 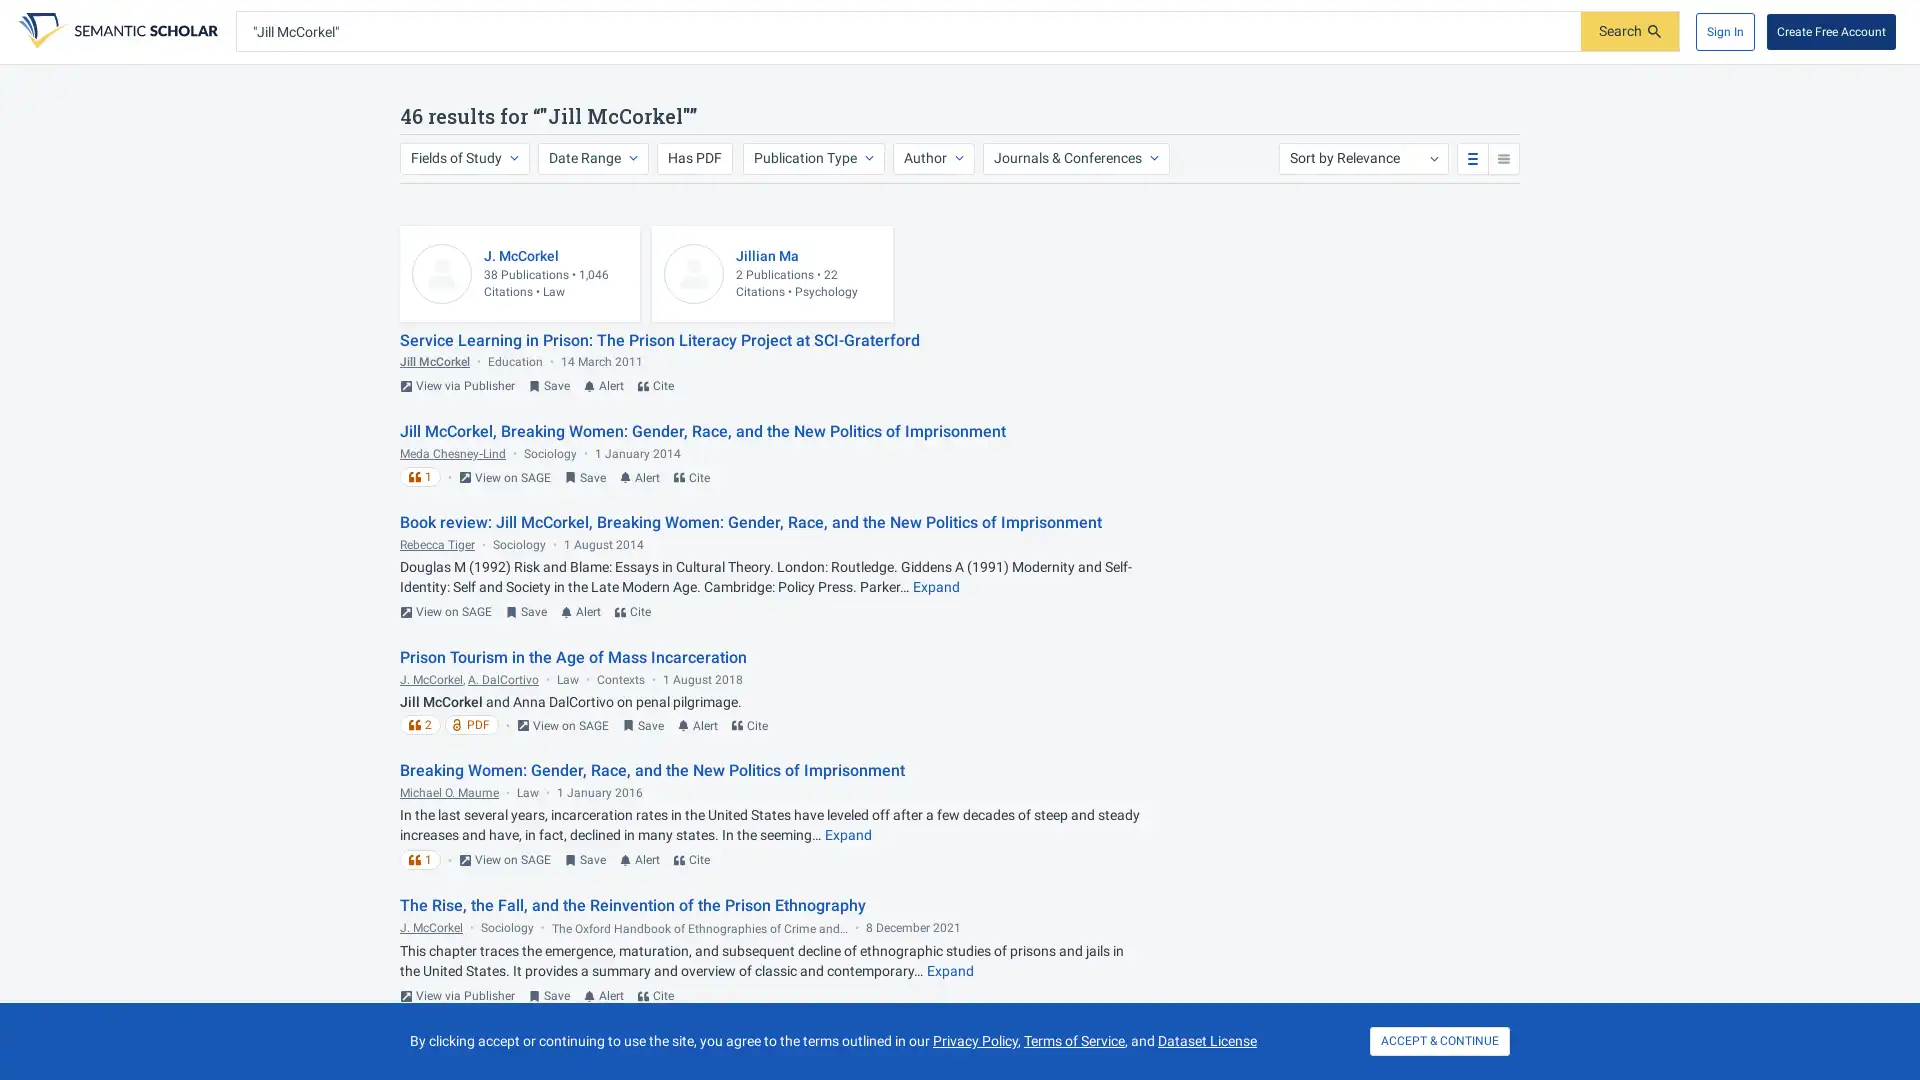 What do you see at coordinates (1503, 157) in the screenshot?
I see `compact search results view` at bounding box center [1503, 157].